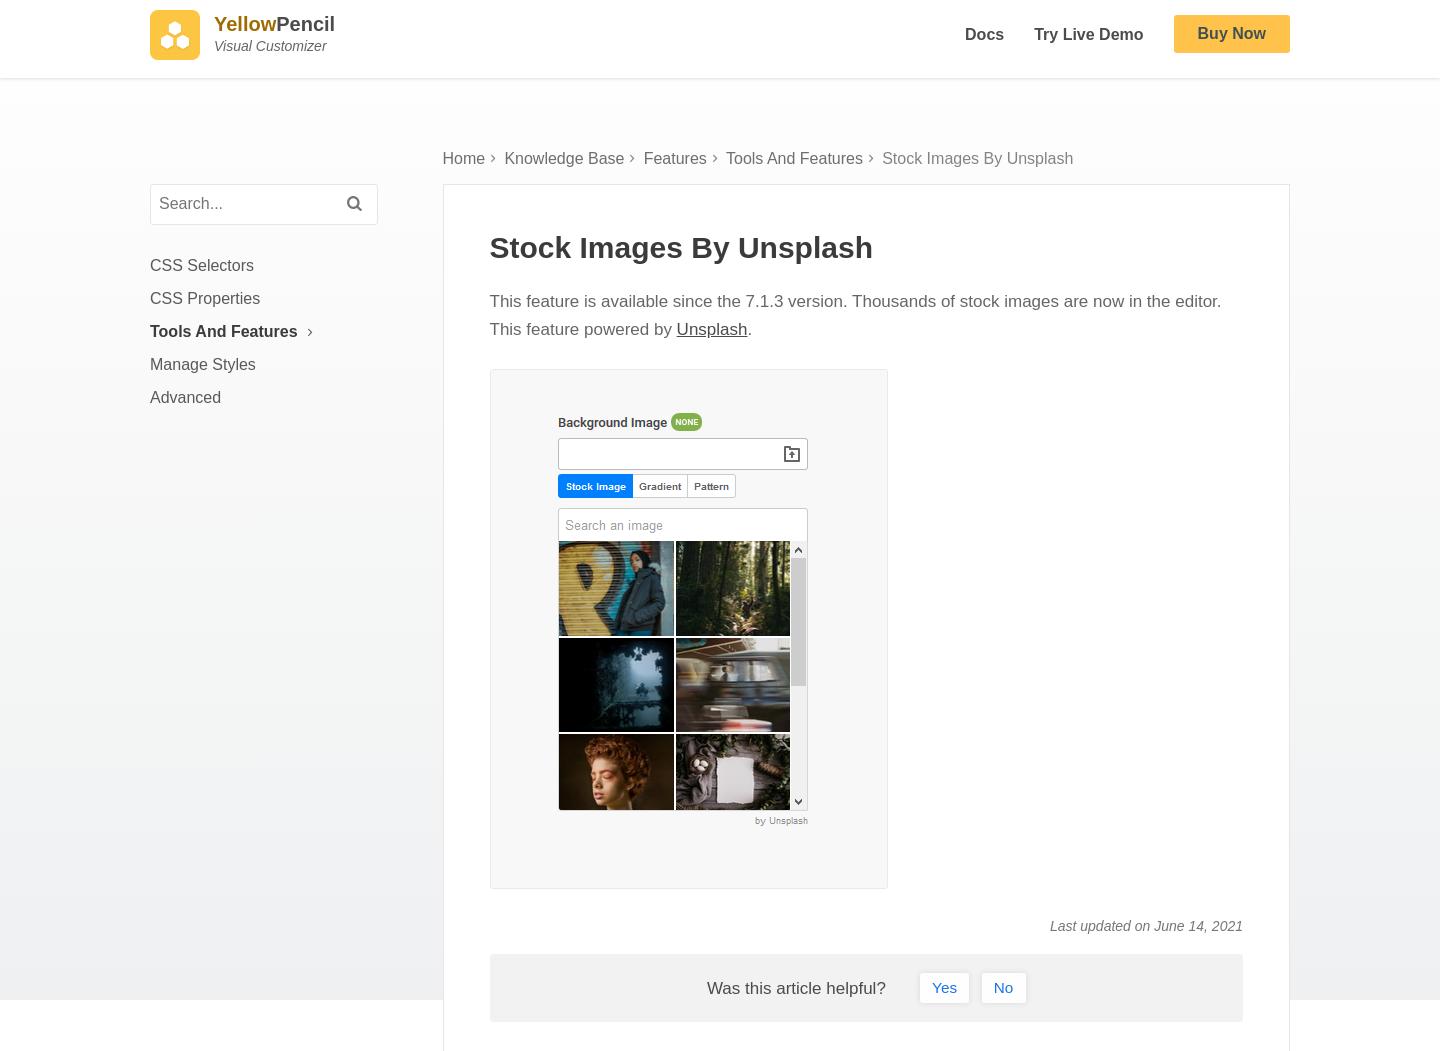 This screenshot has width=1440, height=1051. Describe the element at coordinates (463, 176) in the screenshot. I see `'Home'` at that location.